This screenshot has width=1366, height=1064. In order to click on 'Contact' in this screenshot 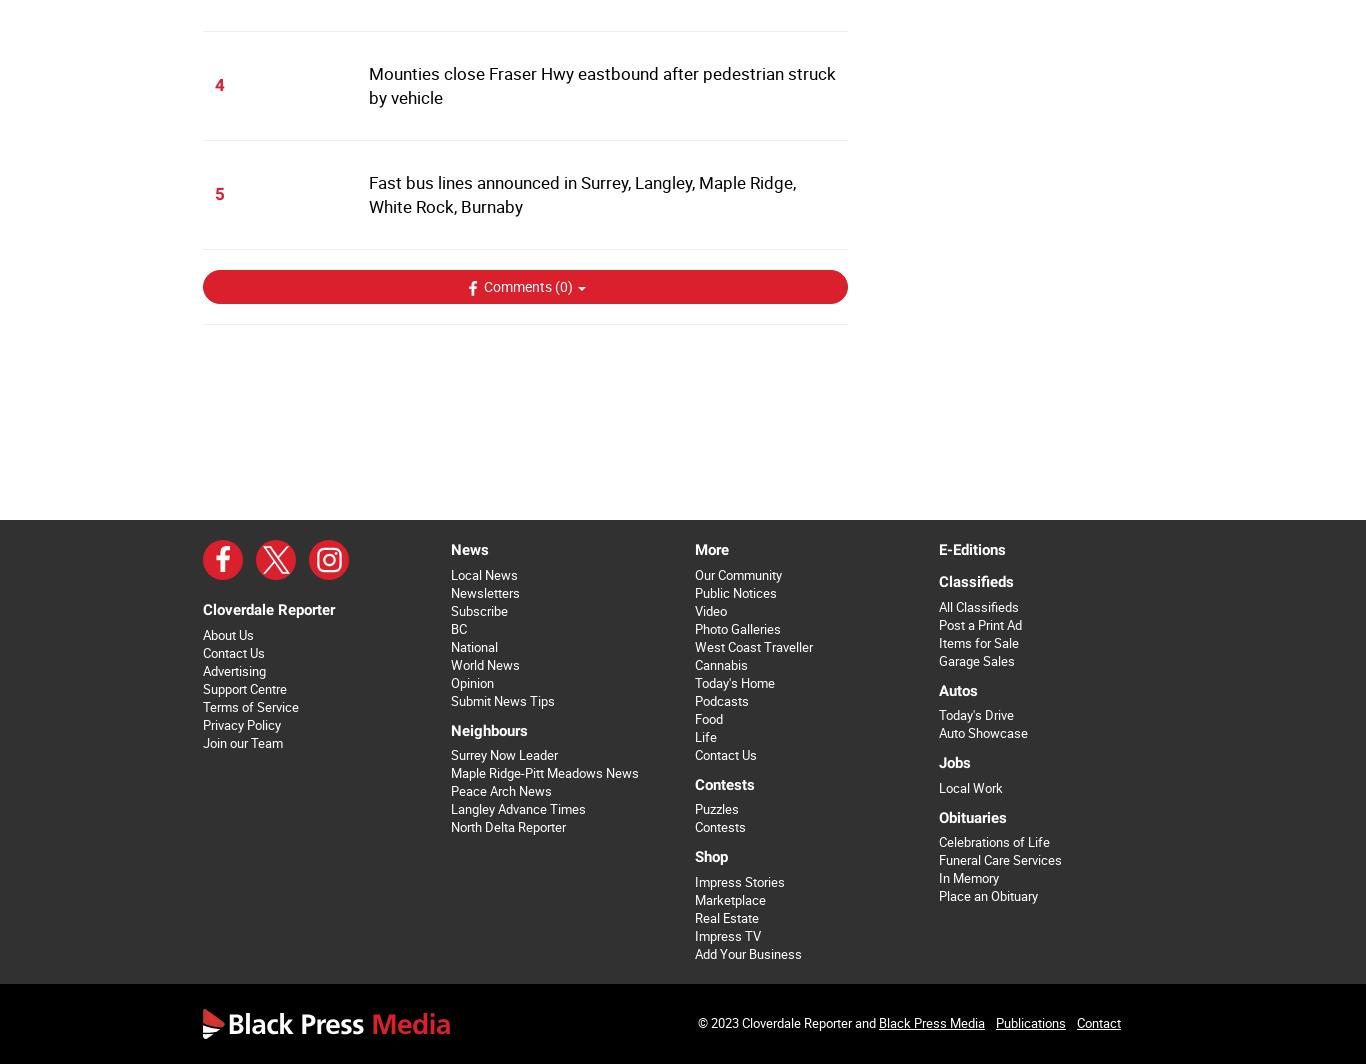, I will do `click(1097, 1022)`.